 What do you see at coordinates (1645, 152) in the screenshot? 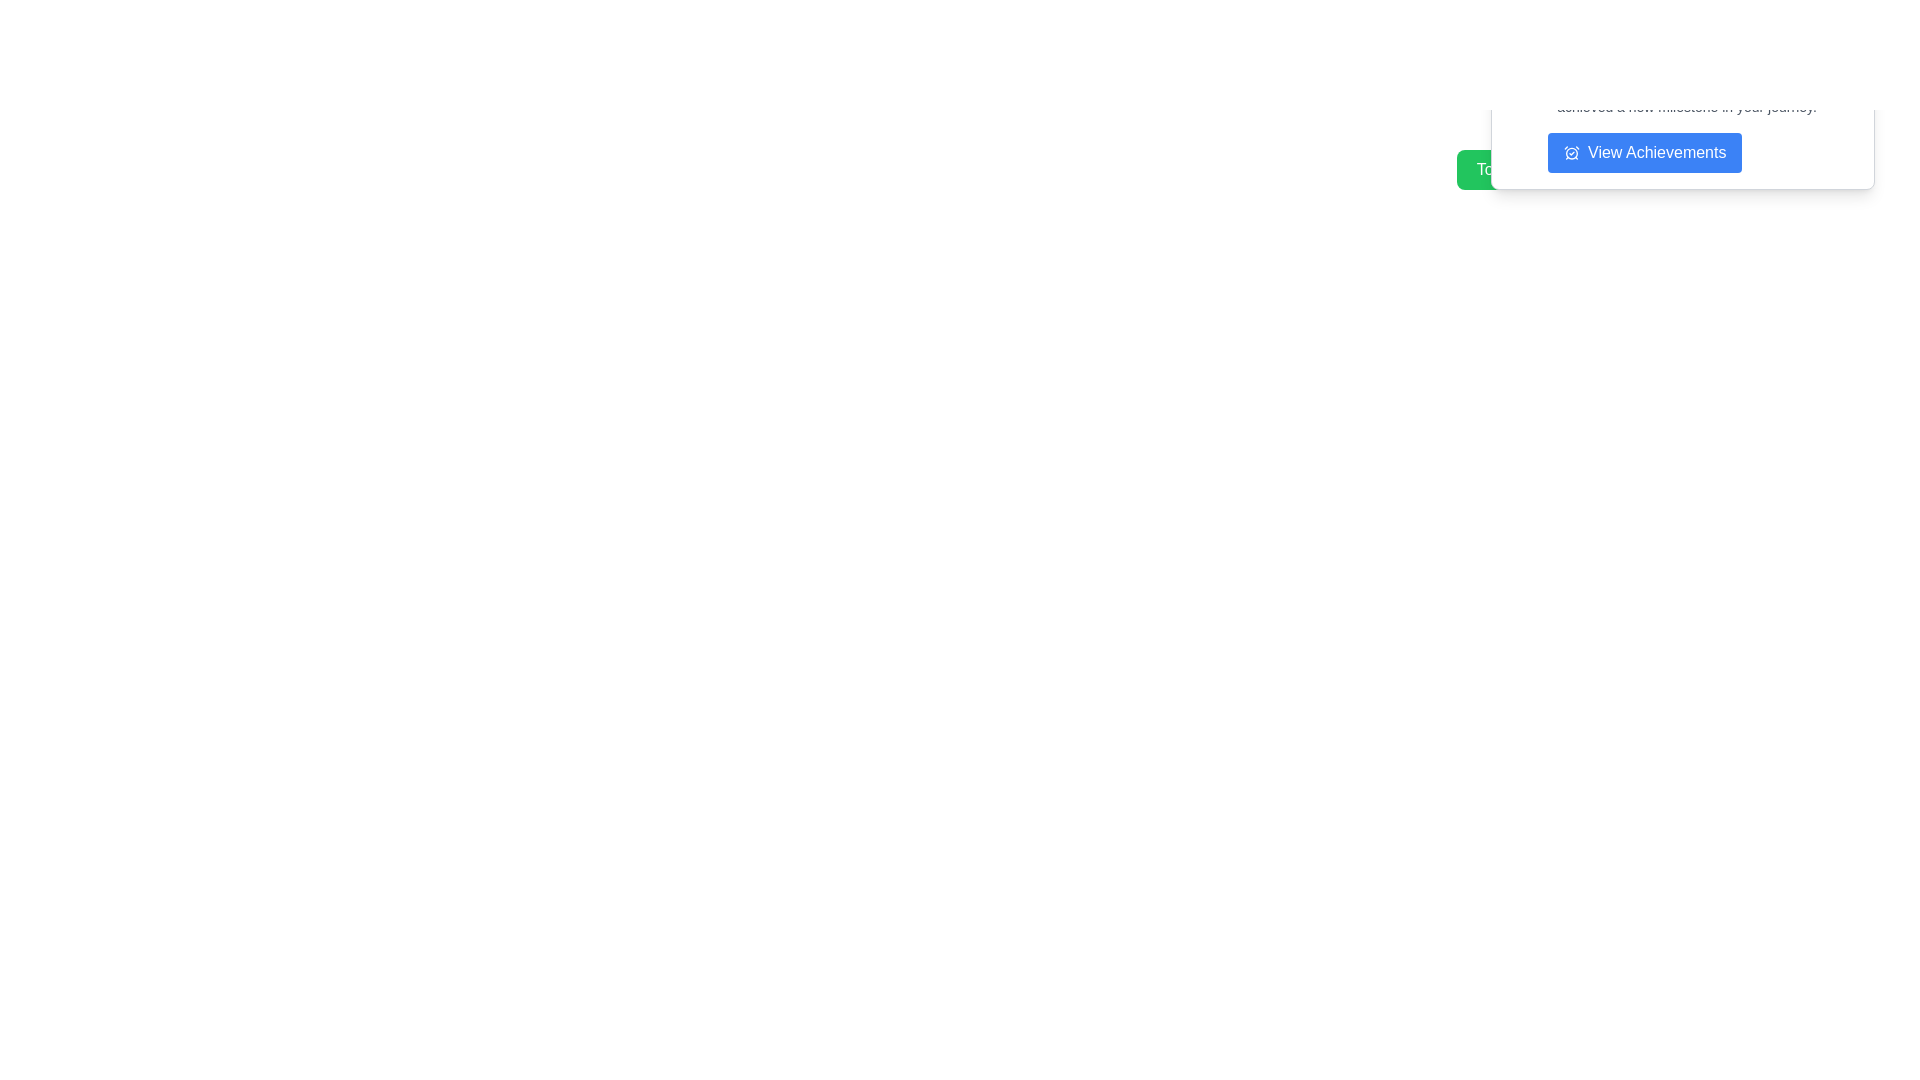
I see `the button labeled 'View Achievements' with a clock icon, located below the text elements 'Celebratory Alert' and a congratulatory message` at bounding box center [1645, 152].